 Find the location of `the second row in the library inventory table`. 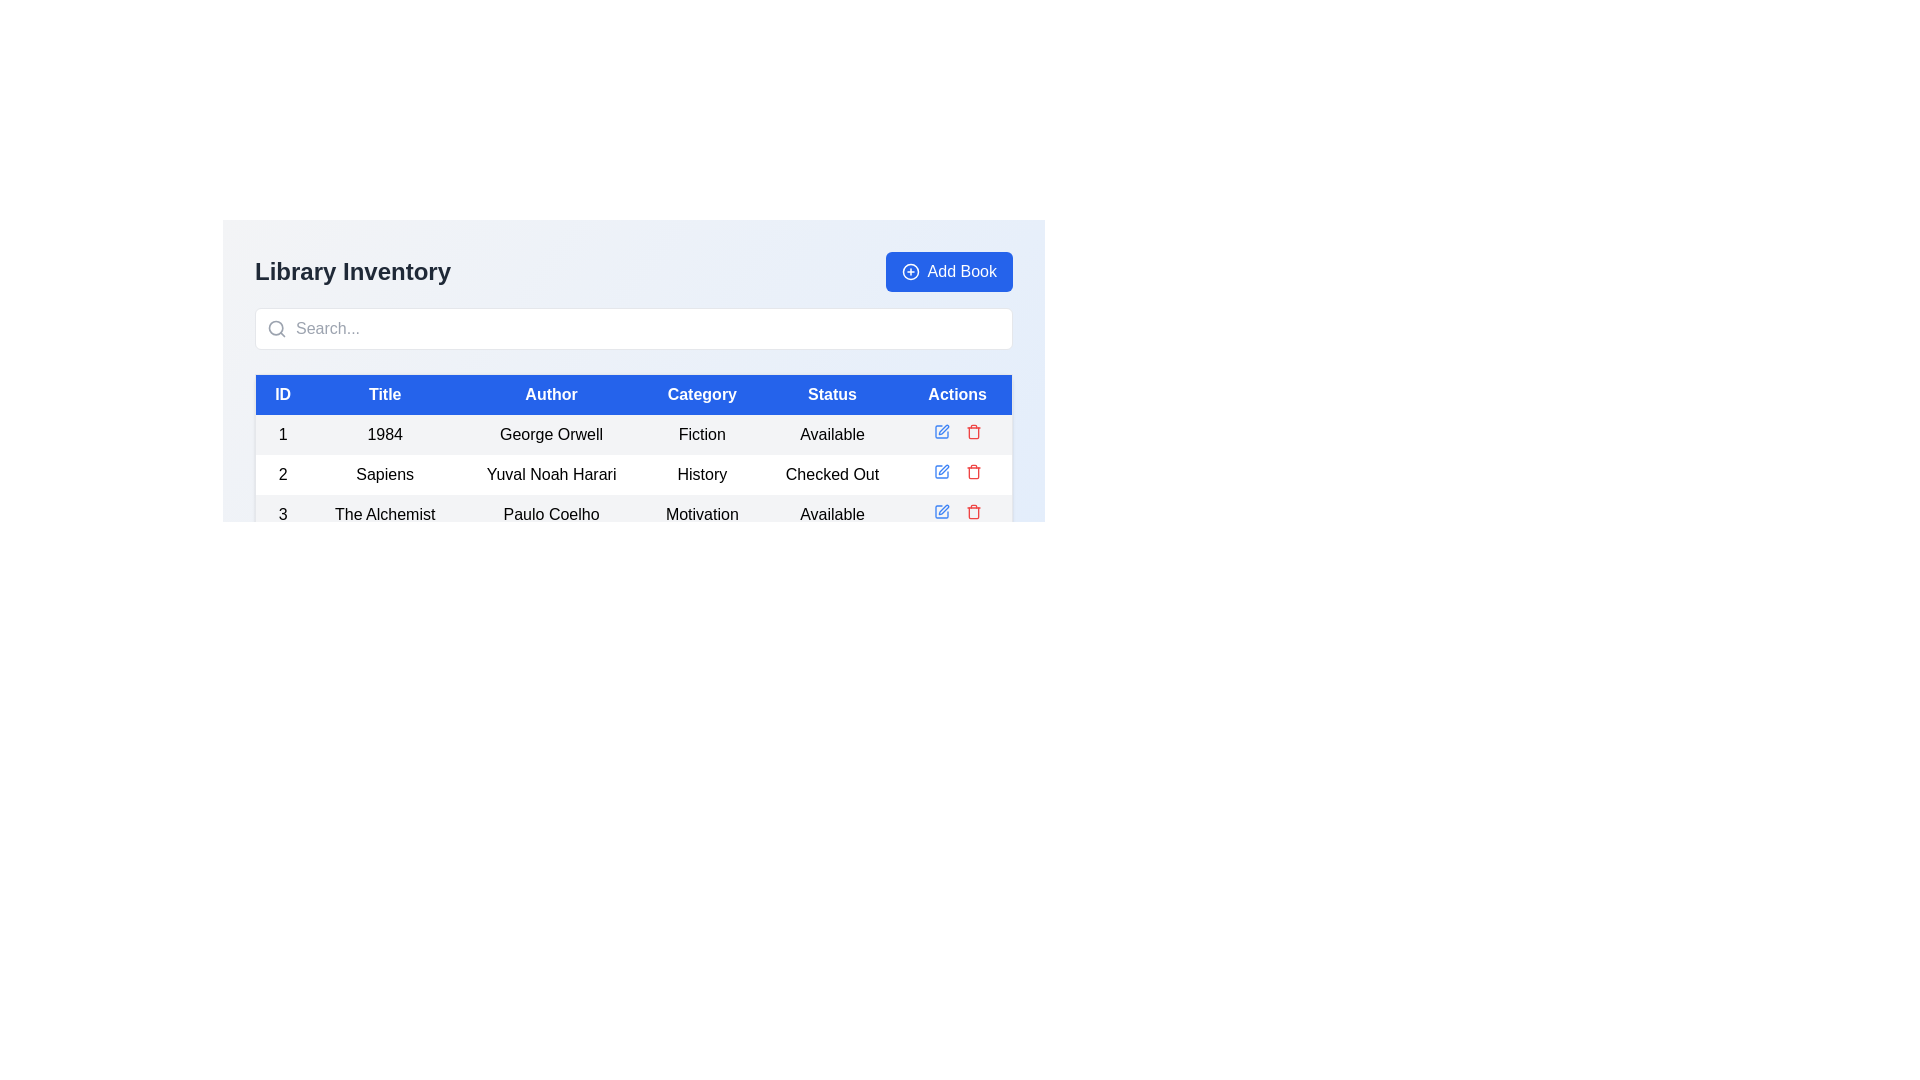

the second row in the library inventory table is located at coordinates (632, 474).